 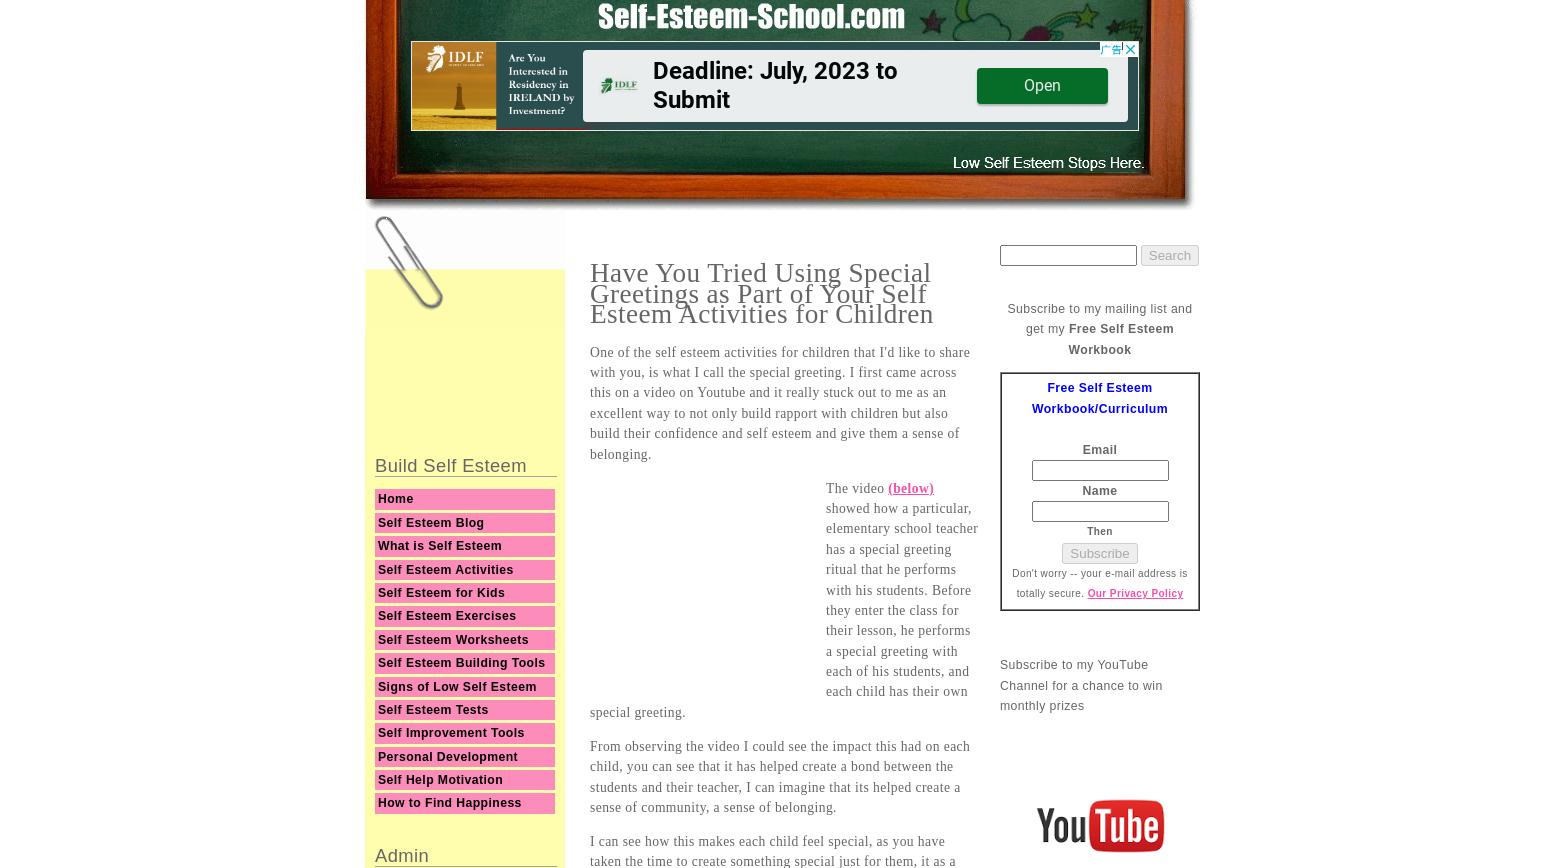 What do you see at coordinates (1098, 448) in the screenshot?
I see `'Email'` at bounding box center [1098, 448].